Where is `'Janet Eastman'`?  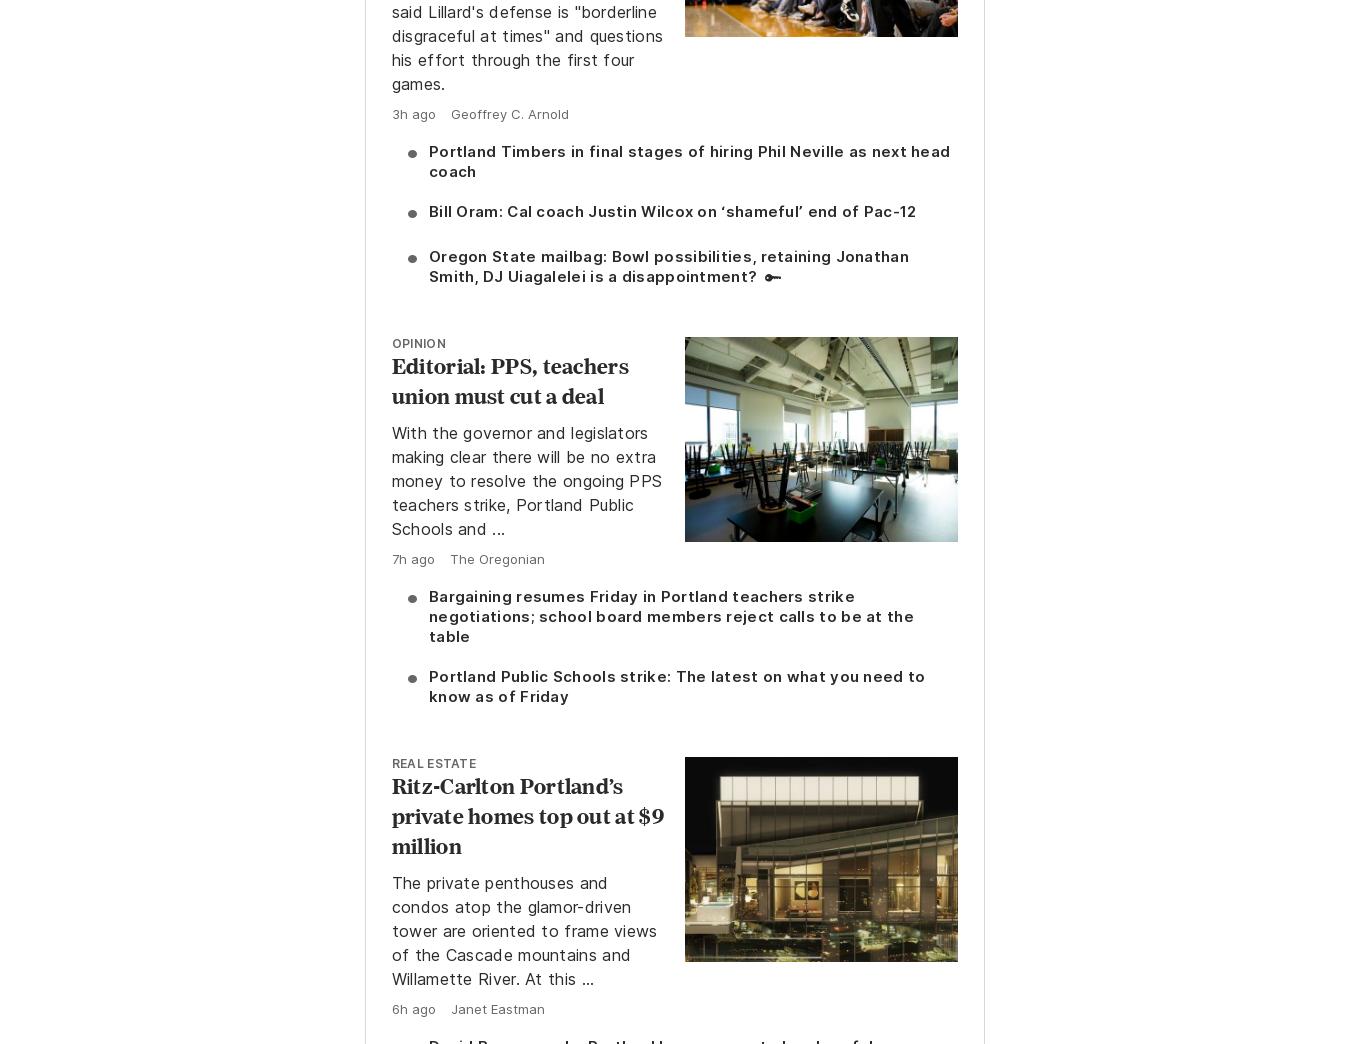
'Janet Eastman' is located at coordinates (495, 1007).